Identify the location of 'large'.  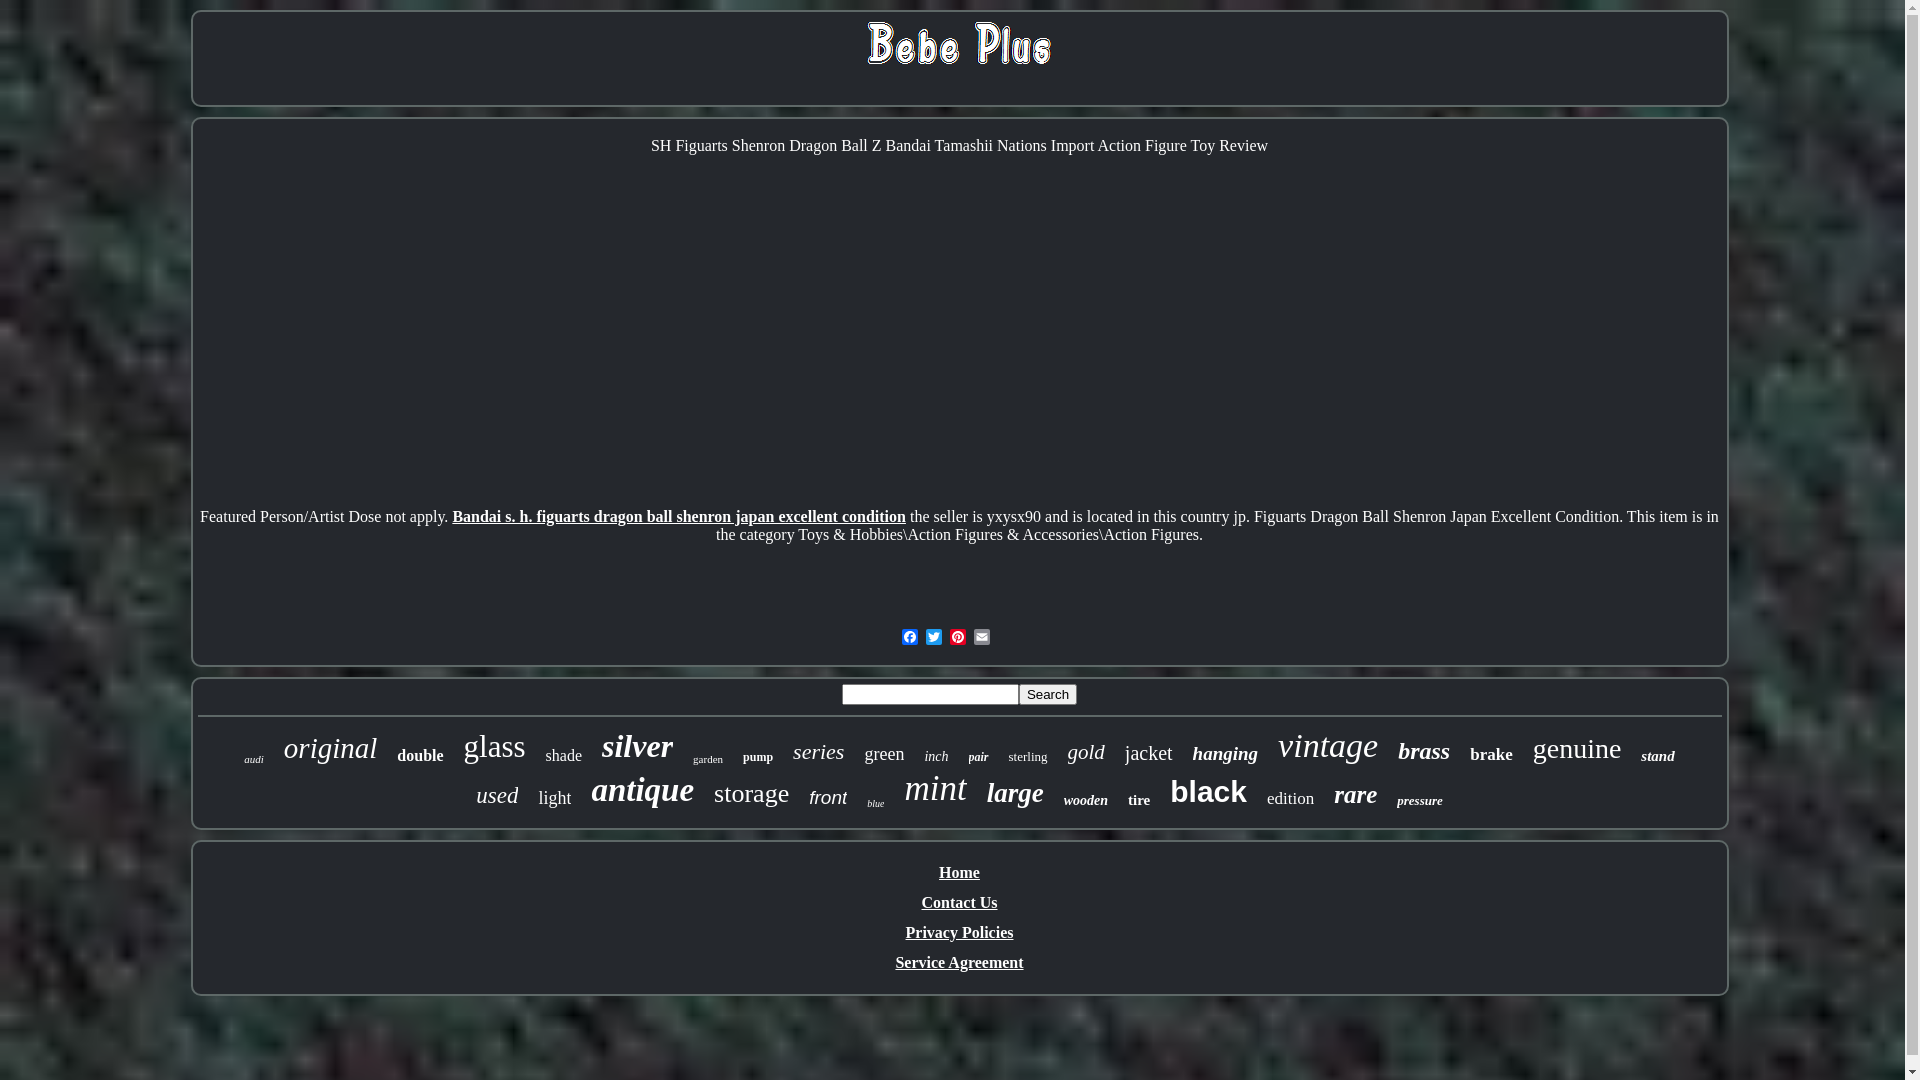
(1015, 792).